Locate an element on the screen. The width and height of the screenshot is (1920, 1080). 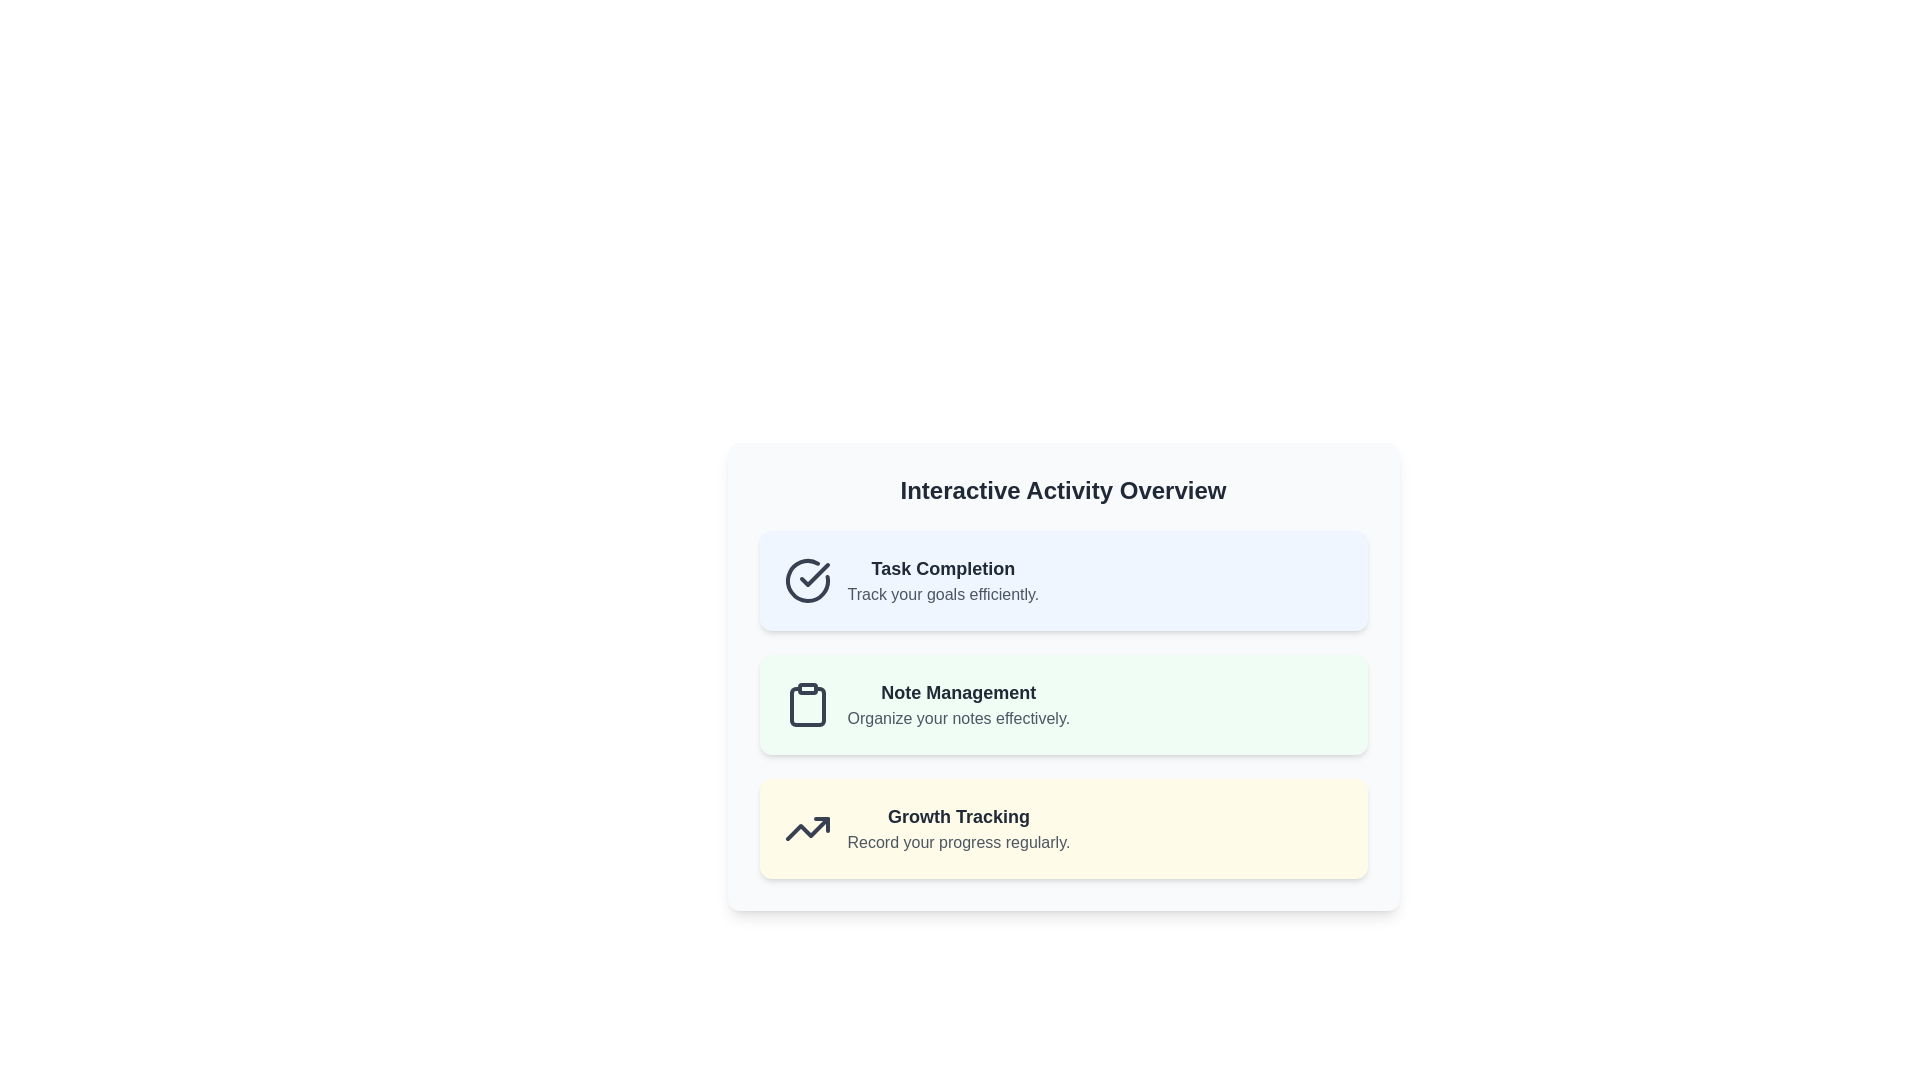
the decorative icon indicating task completion within the first card titled 'Task Completion' under the header 'Interactive Activity Overview' is located at coordinates (807, 581).